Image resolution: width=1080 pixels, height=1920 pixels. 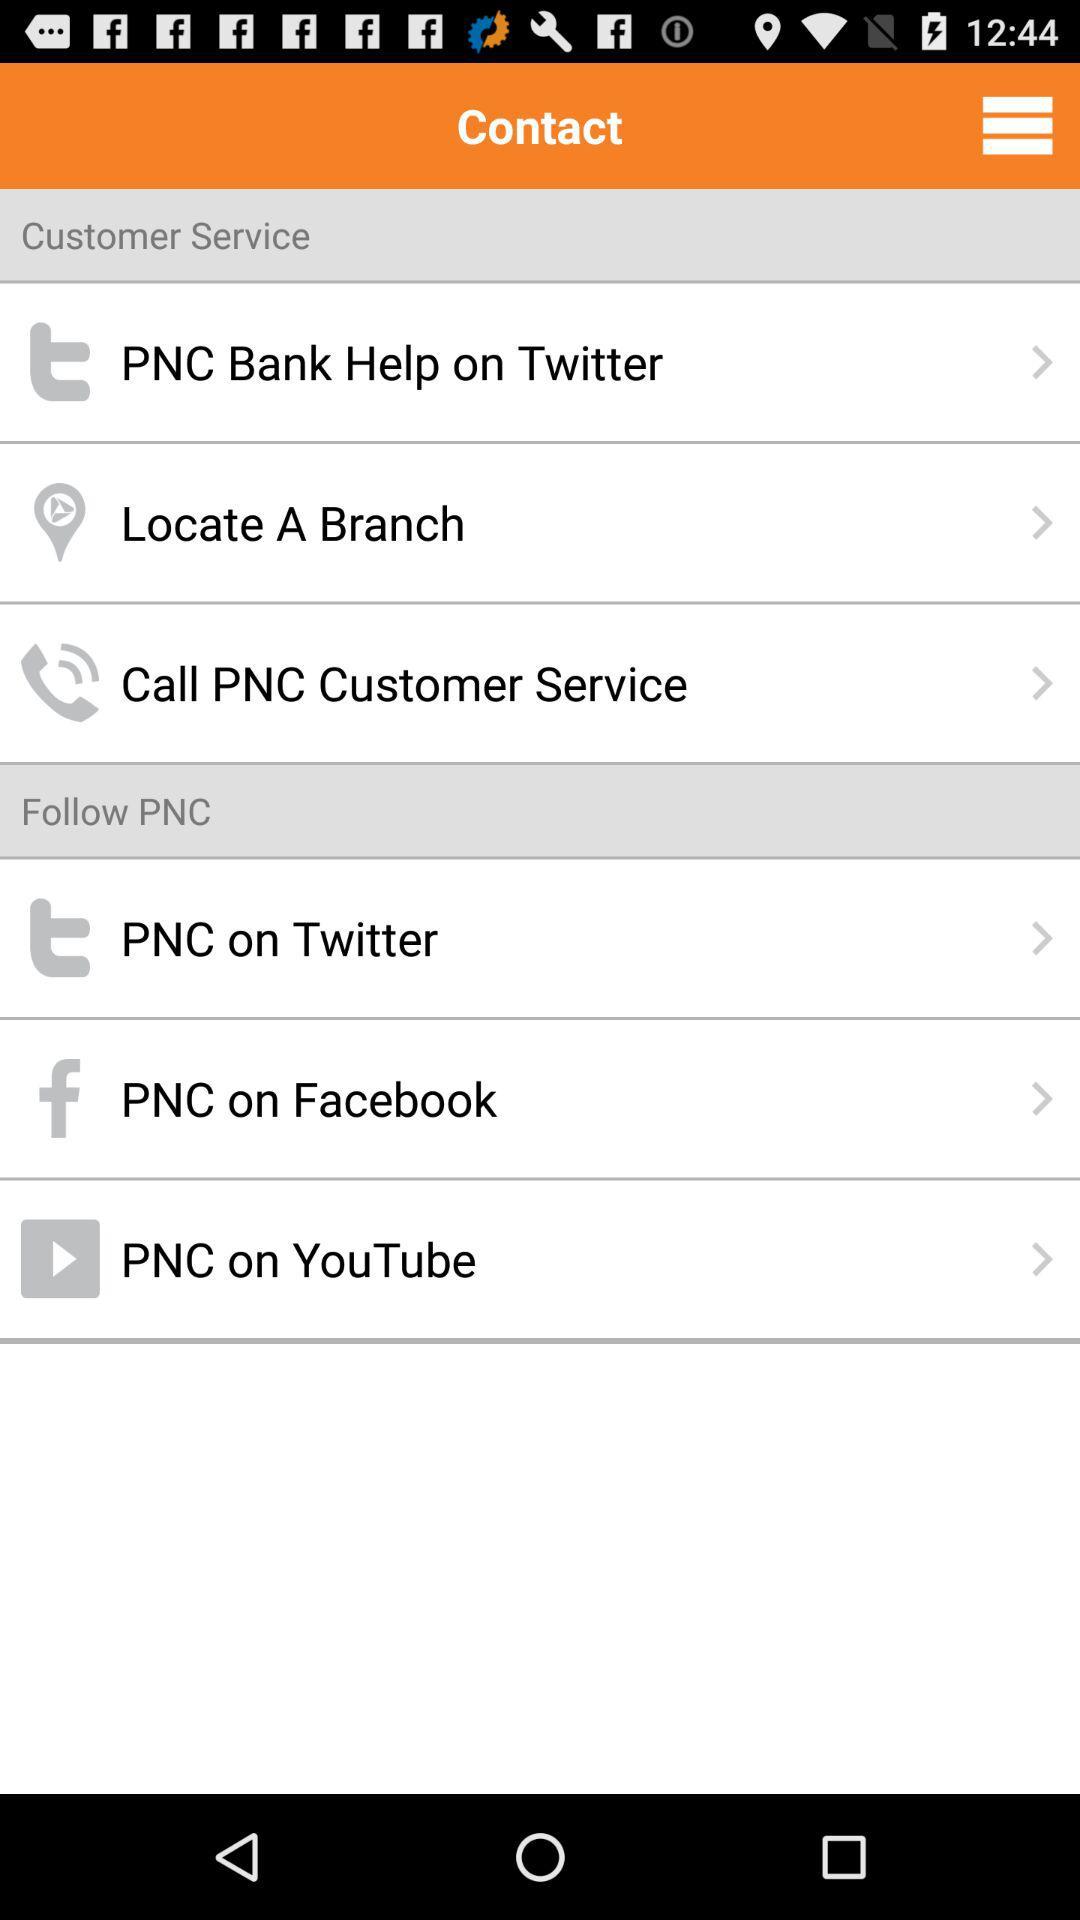 I want to click on the icon on the left, so click(x=116, y=810).